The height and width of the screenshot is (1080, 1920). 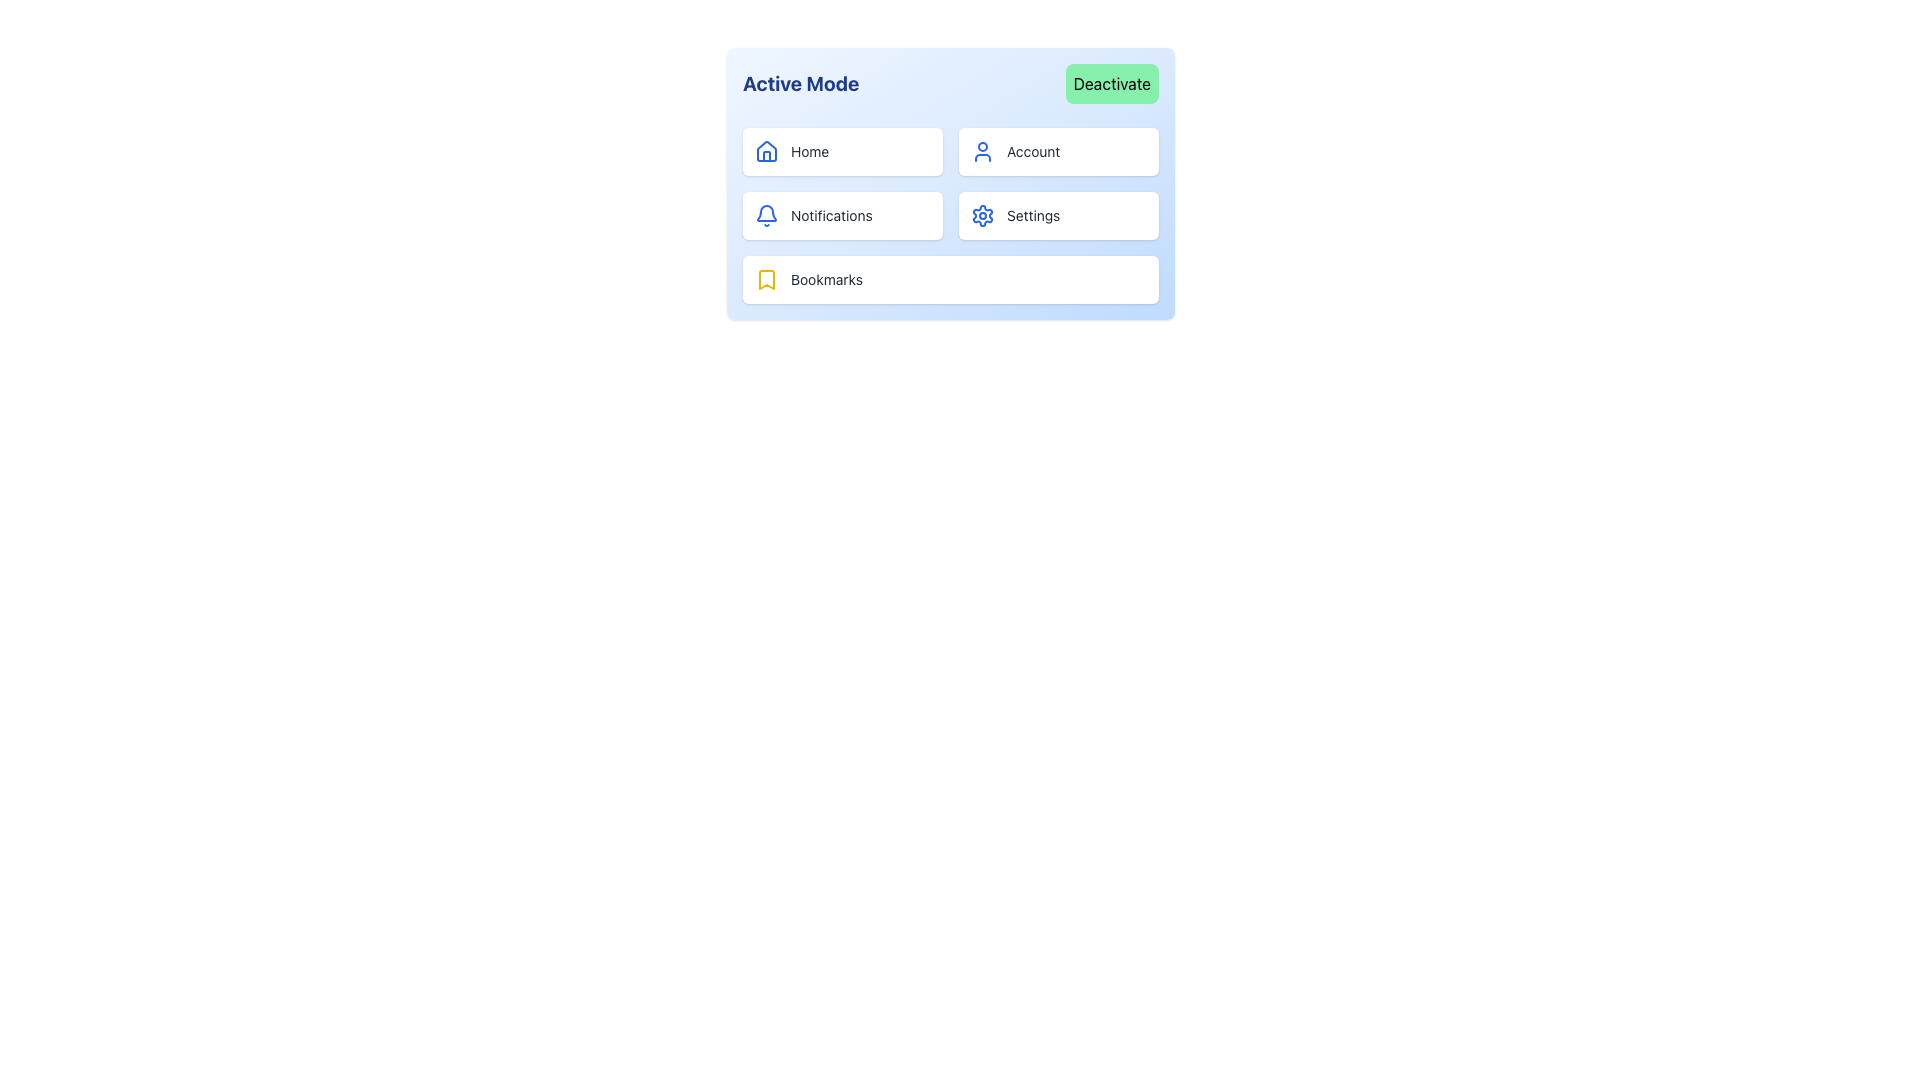 I want to click on the blue house-like icon in the top row of the menu interface, so click(x=766, y=149).